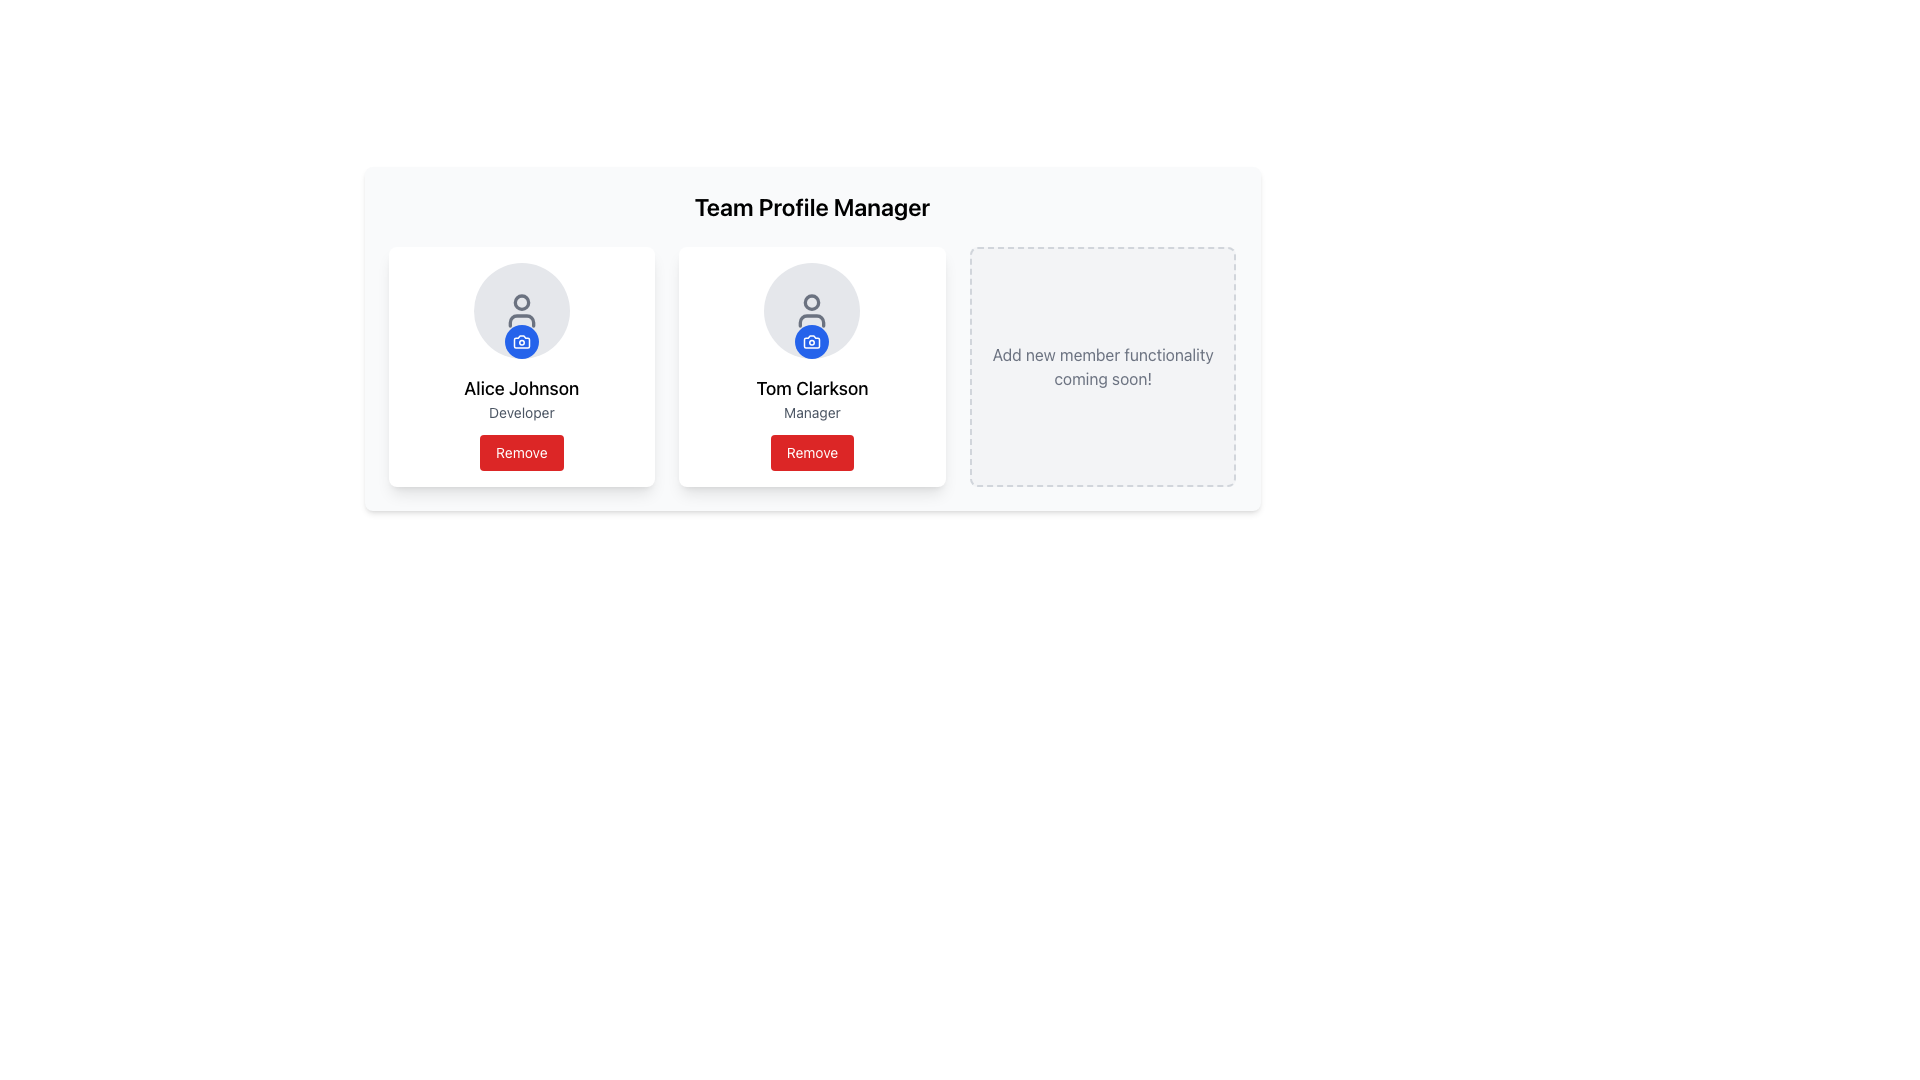  Describe the element at coordinates (521, 452) in the screenshot. I see `the button located at the bottom center of the user profile card for Alice Johnson, which allows users to remove the associated profile and observe the hover effect` at that location.